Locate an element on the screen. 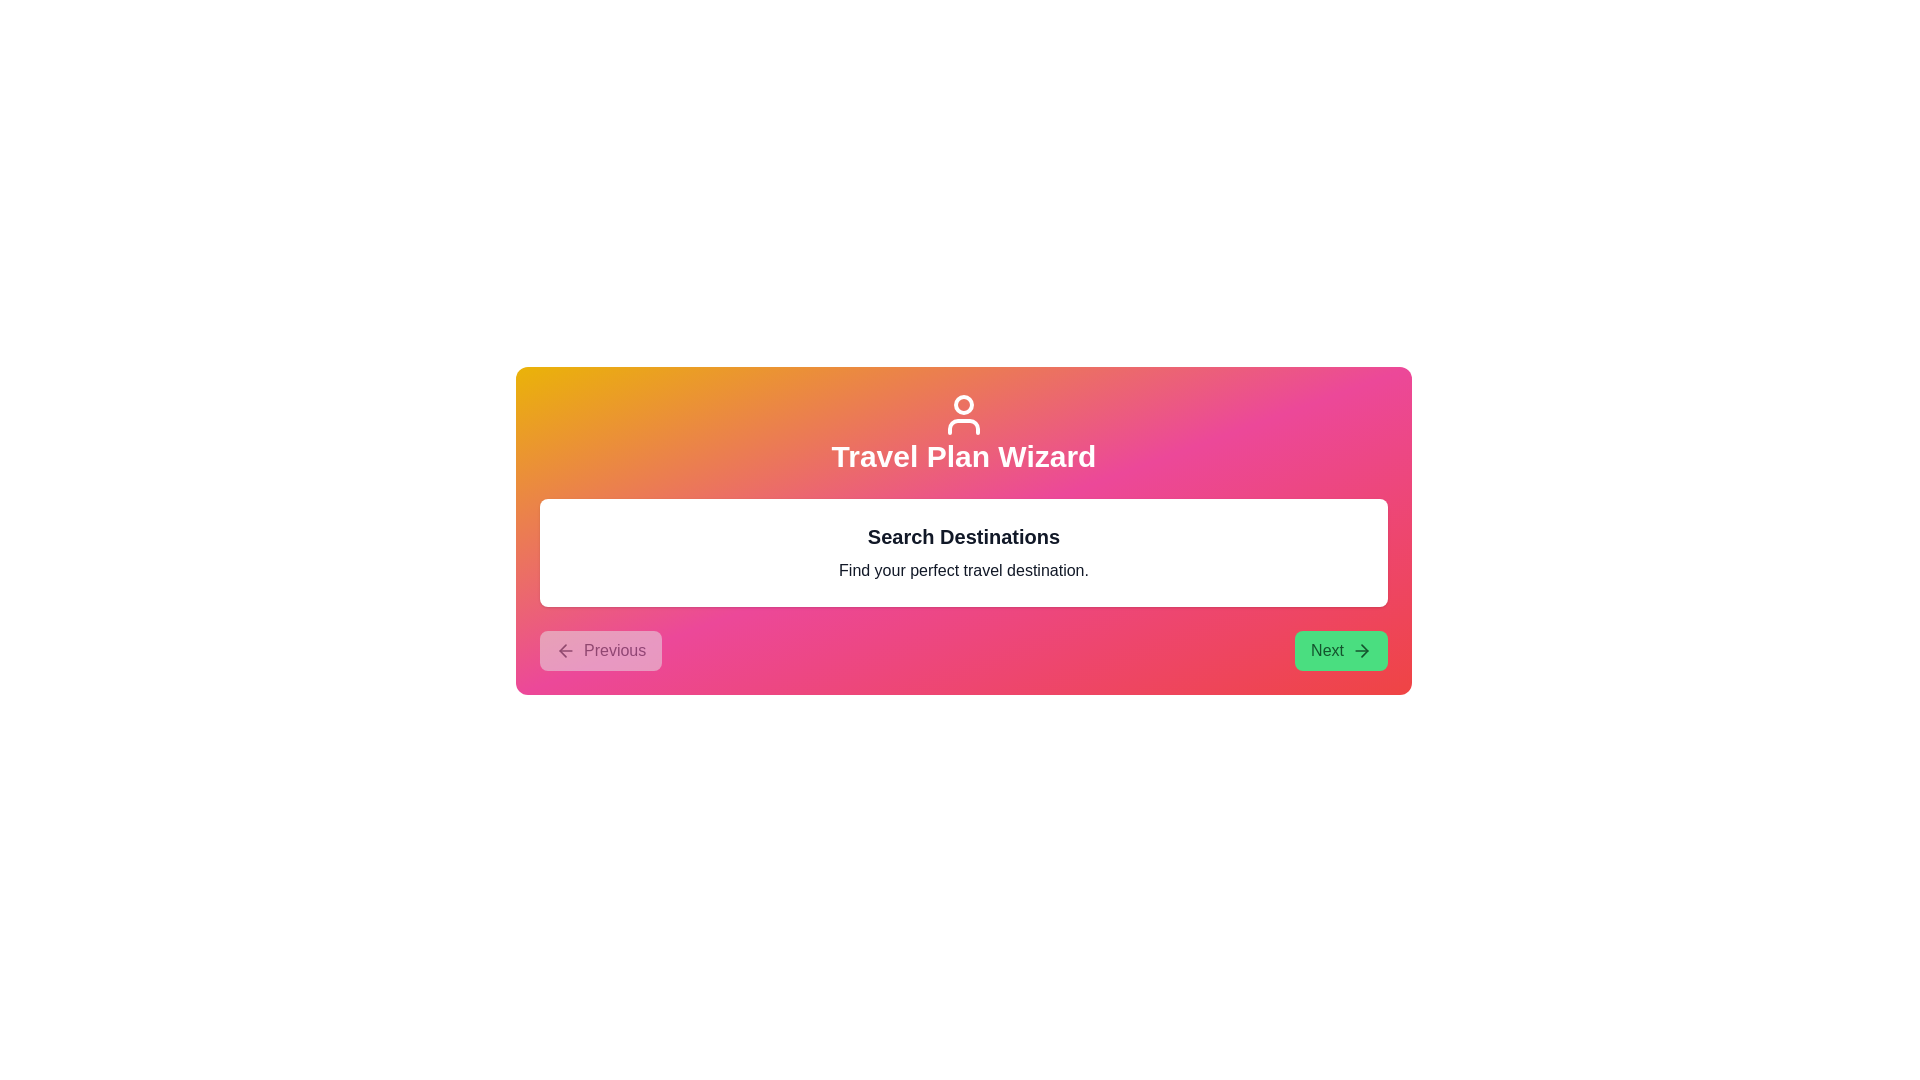 The image size is (1920, 1080). the decorative arrow icon within the green 'Next' button, which indicates a forward action is located at coordinates (1363, 651).